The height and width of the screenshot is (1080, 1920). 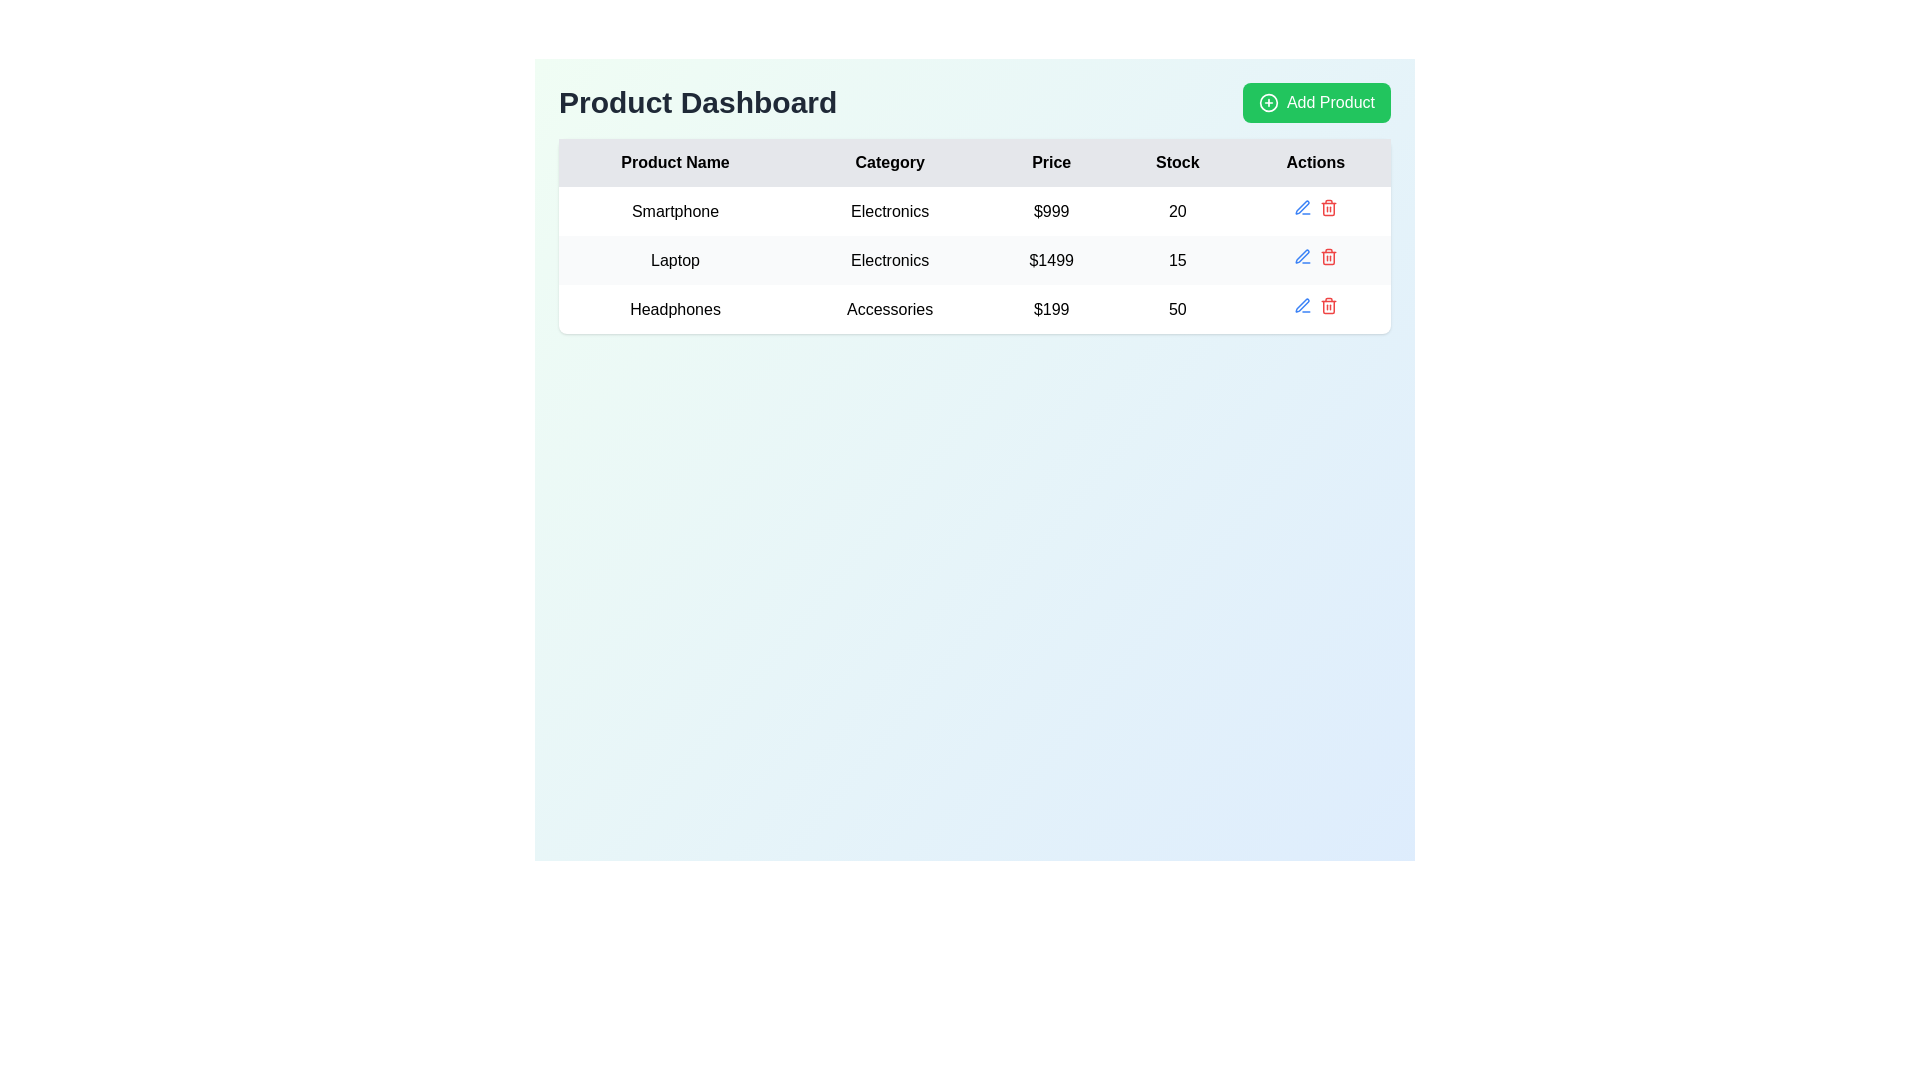 I want to click on the 'Stock' column header in the data table, which is the fourth header, positioned between 'Price' and 'Actions', so click(x=1177, y=161).